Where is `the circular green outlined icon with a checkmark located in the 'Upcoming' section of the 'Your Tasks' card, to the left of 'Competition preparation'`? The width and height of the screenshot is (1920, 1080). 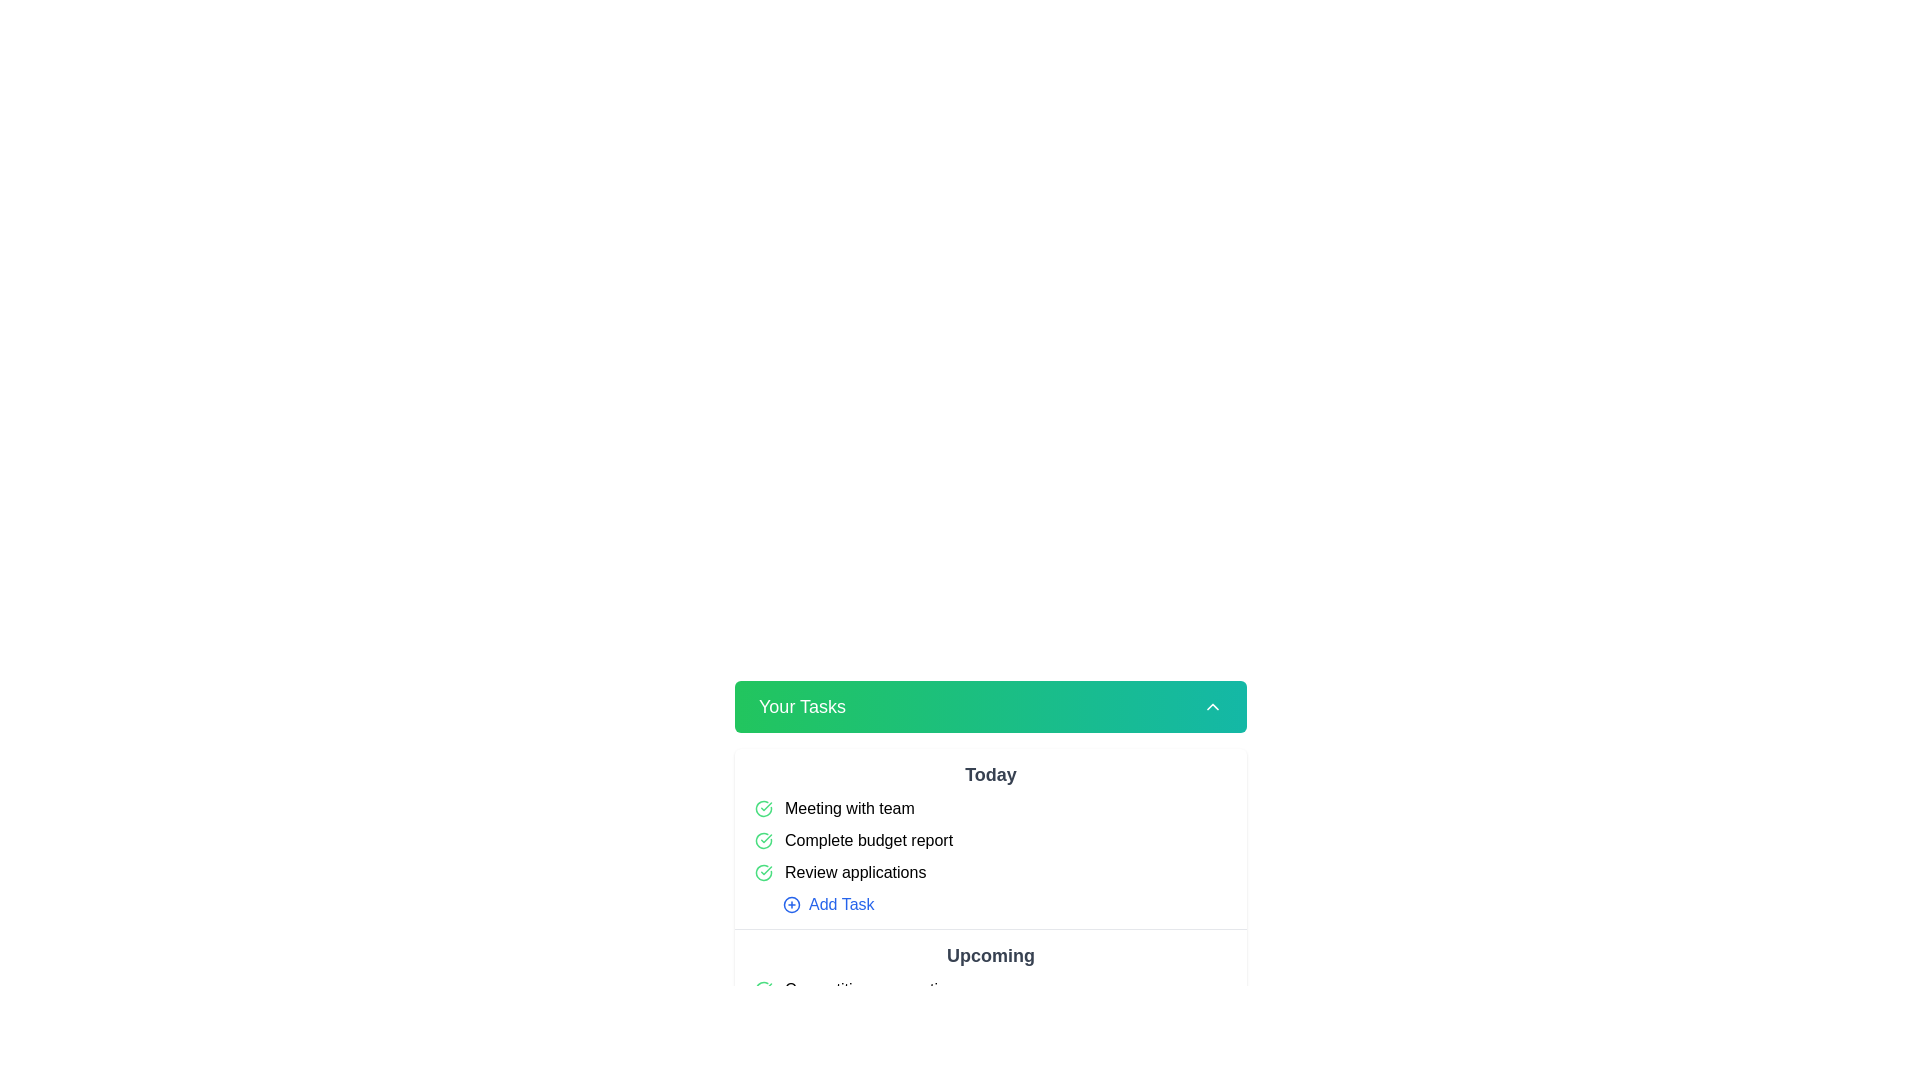 the circular green outlined icon with a checkmark located in the 'Upcoming' section of the 'Your Tasks' card, to the left of 'Competition preparation' is located at coordinates (762, 990).